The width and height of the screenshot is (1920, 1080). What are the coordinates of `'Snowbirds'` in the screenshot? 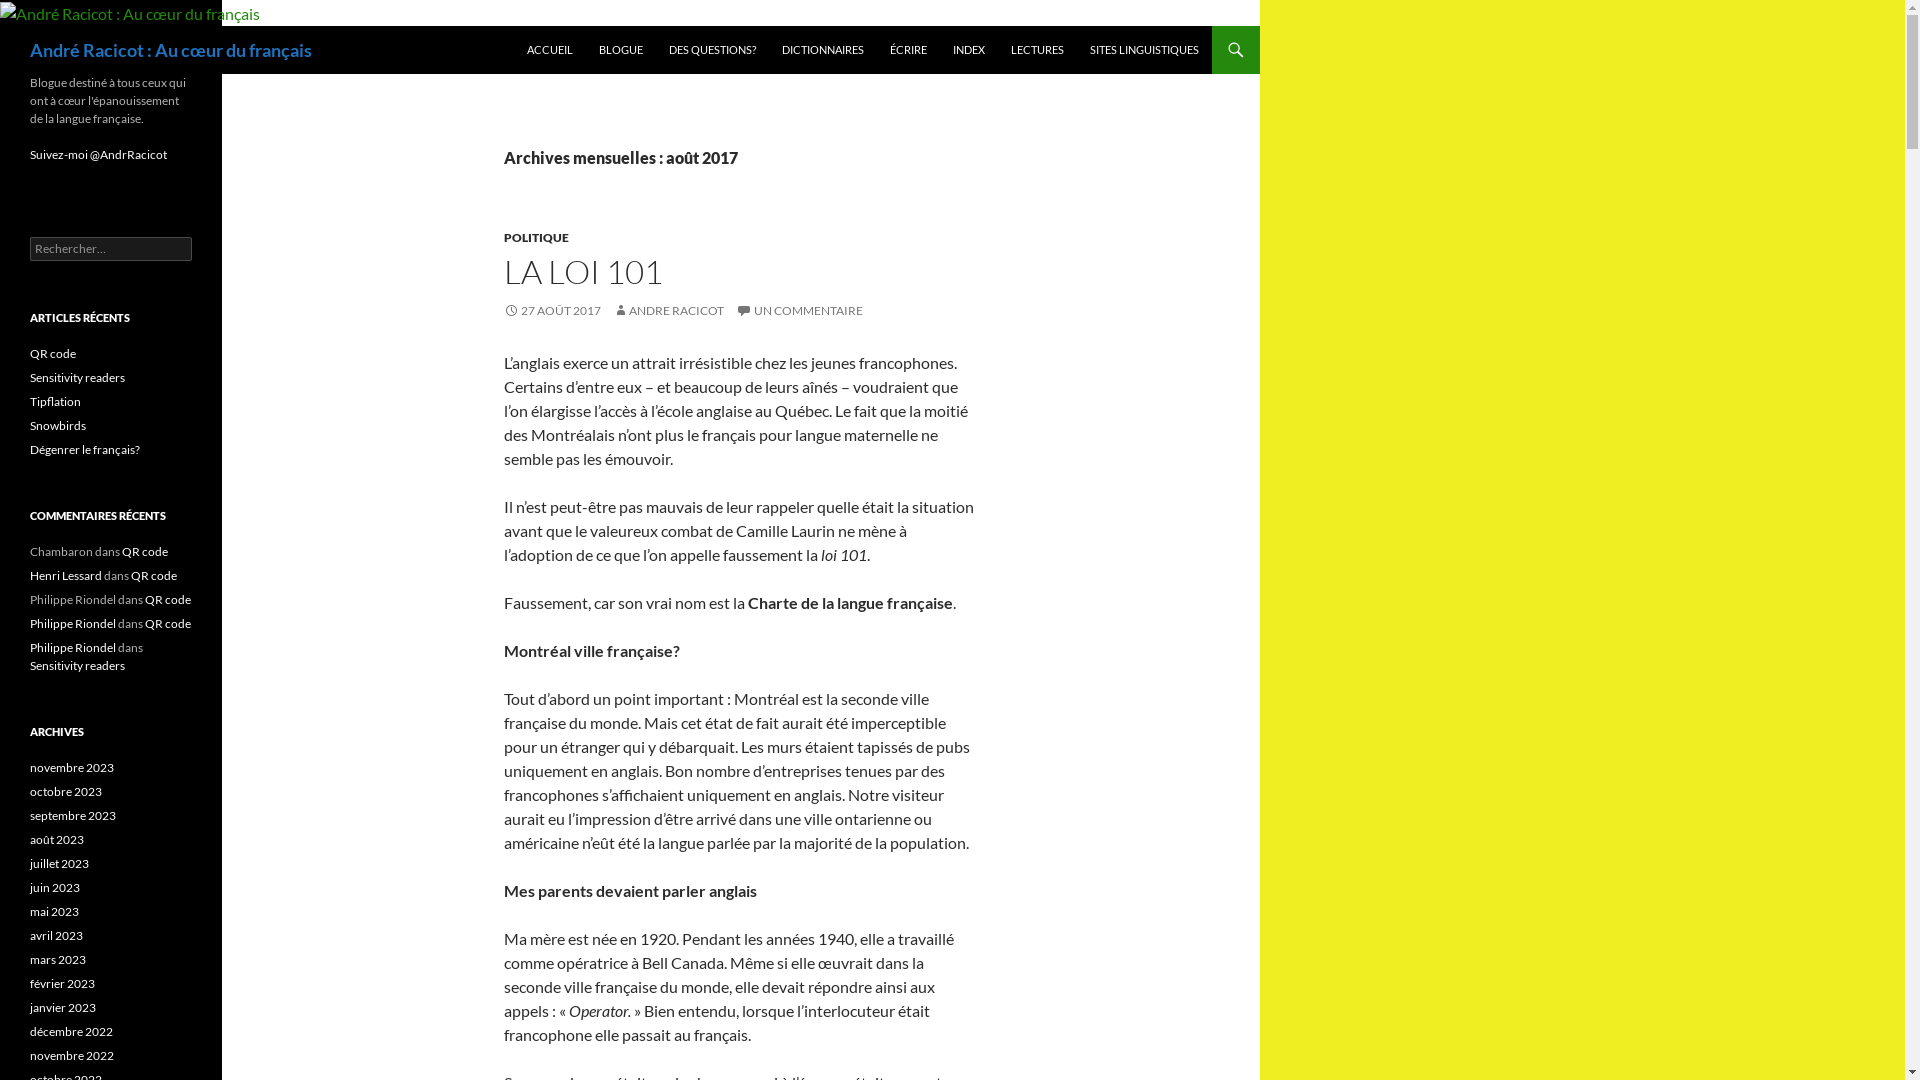 It's located at (29, 424).